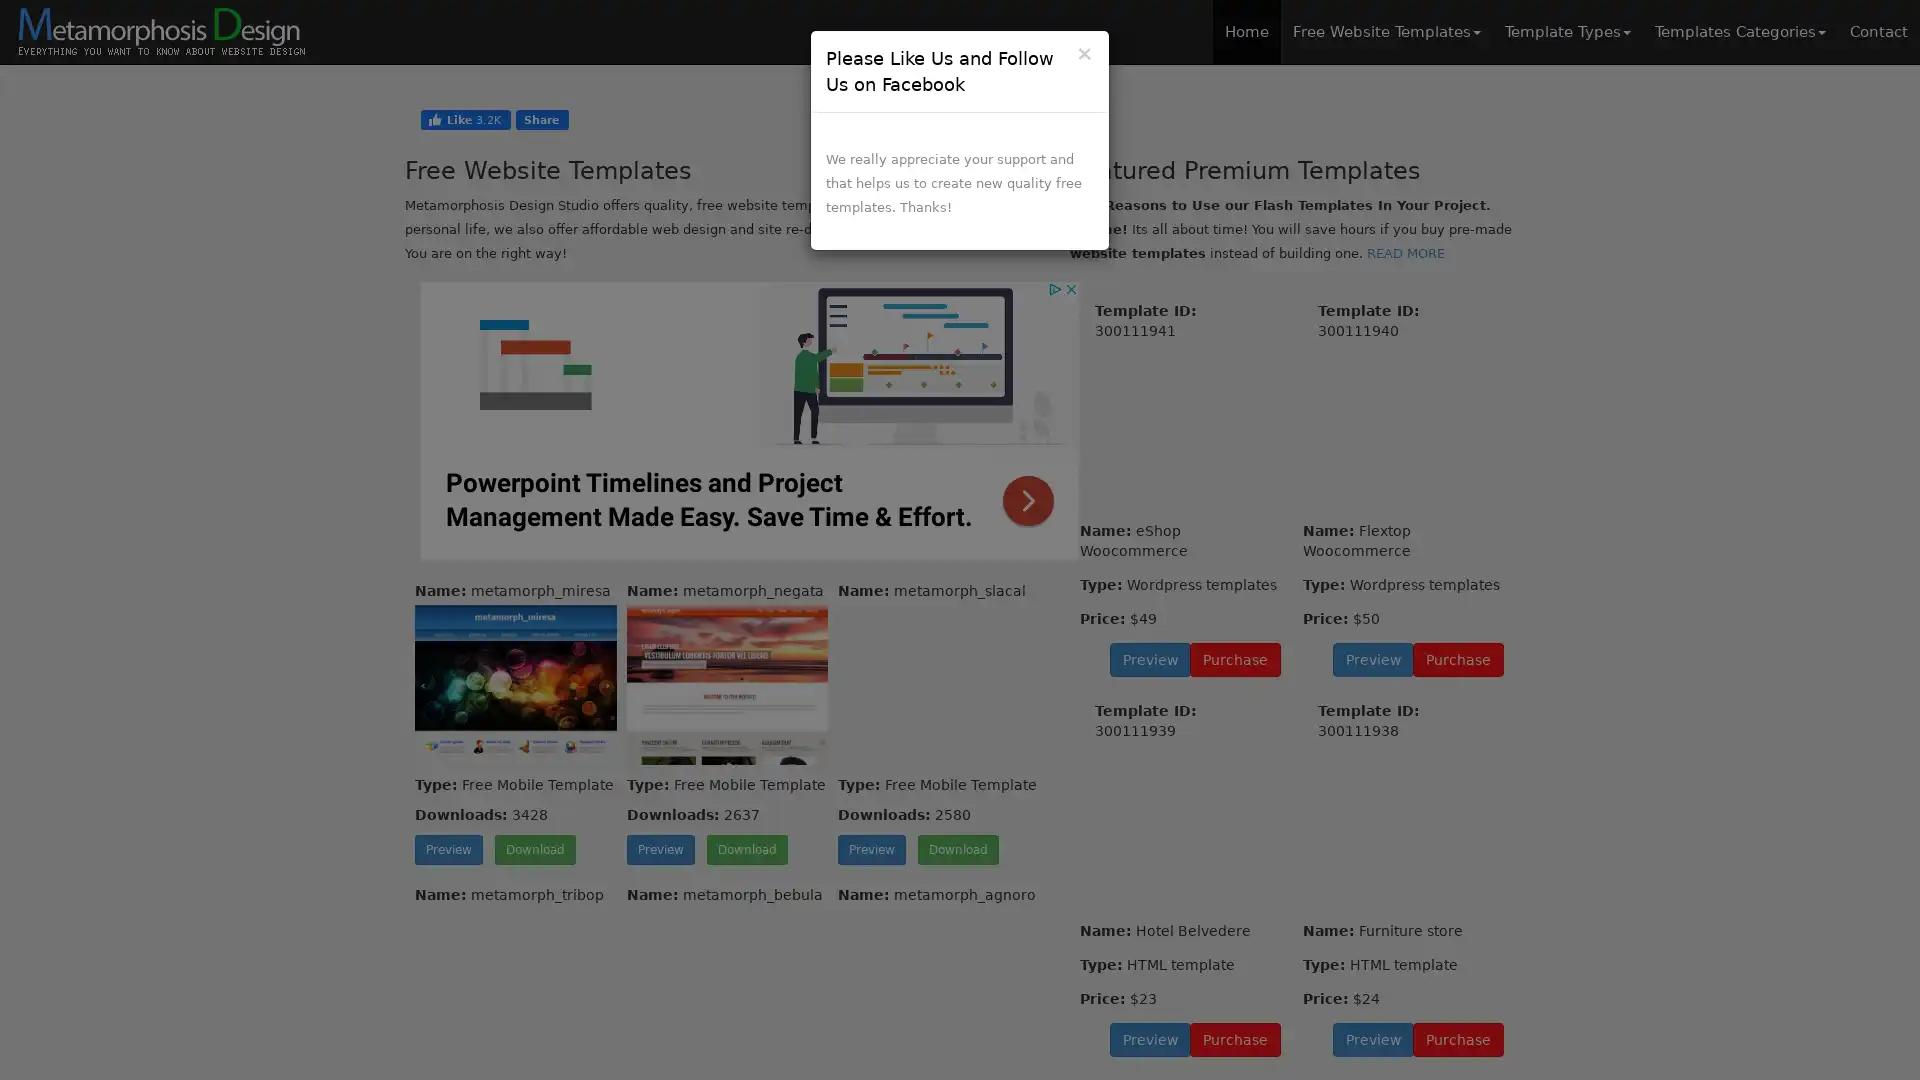 The width and height of the screenshot is (1920, 1080). Describe the element at coordinates (957, 849) in the screenshot. I see `Download` at that location.